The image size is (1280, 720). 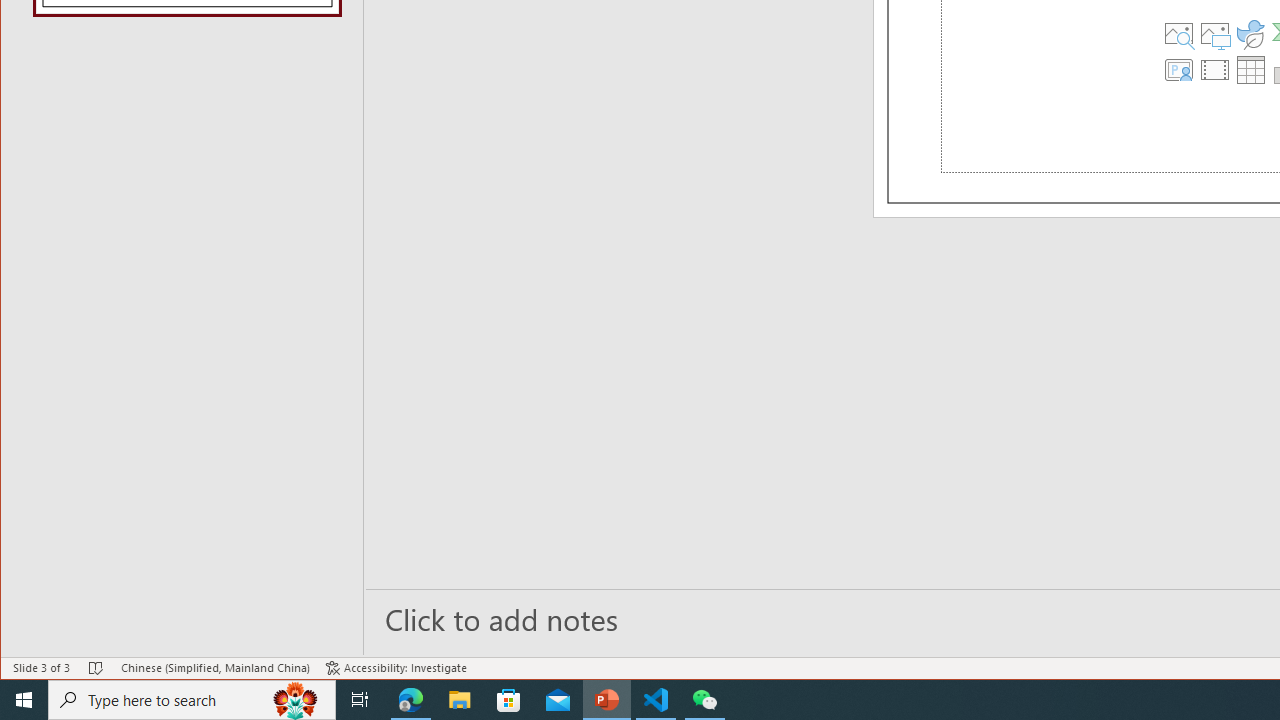 What do you see at coordinates (509, 698) in the screenshot?
I see `'Microsoft Store'` at bounding box center [509, 698].